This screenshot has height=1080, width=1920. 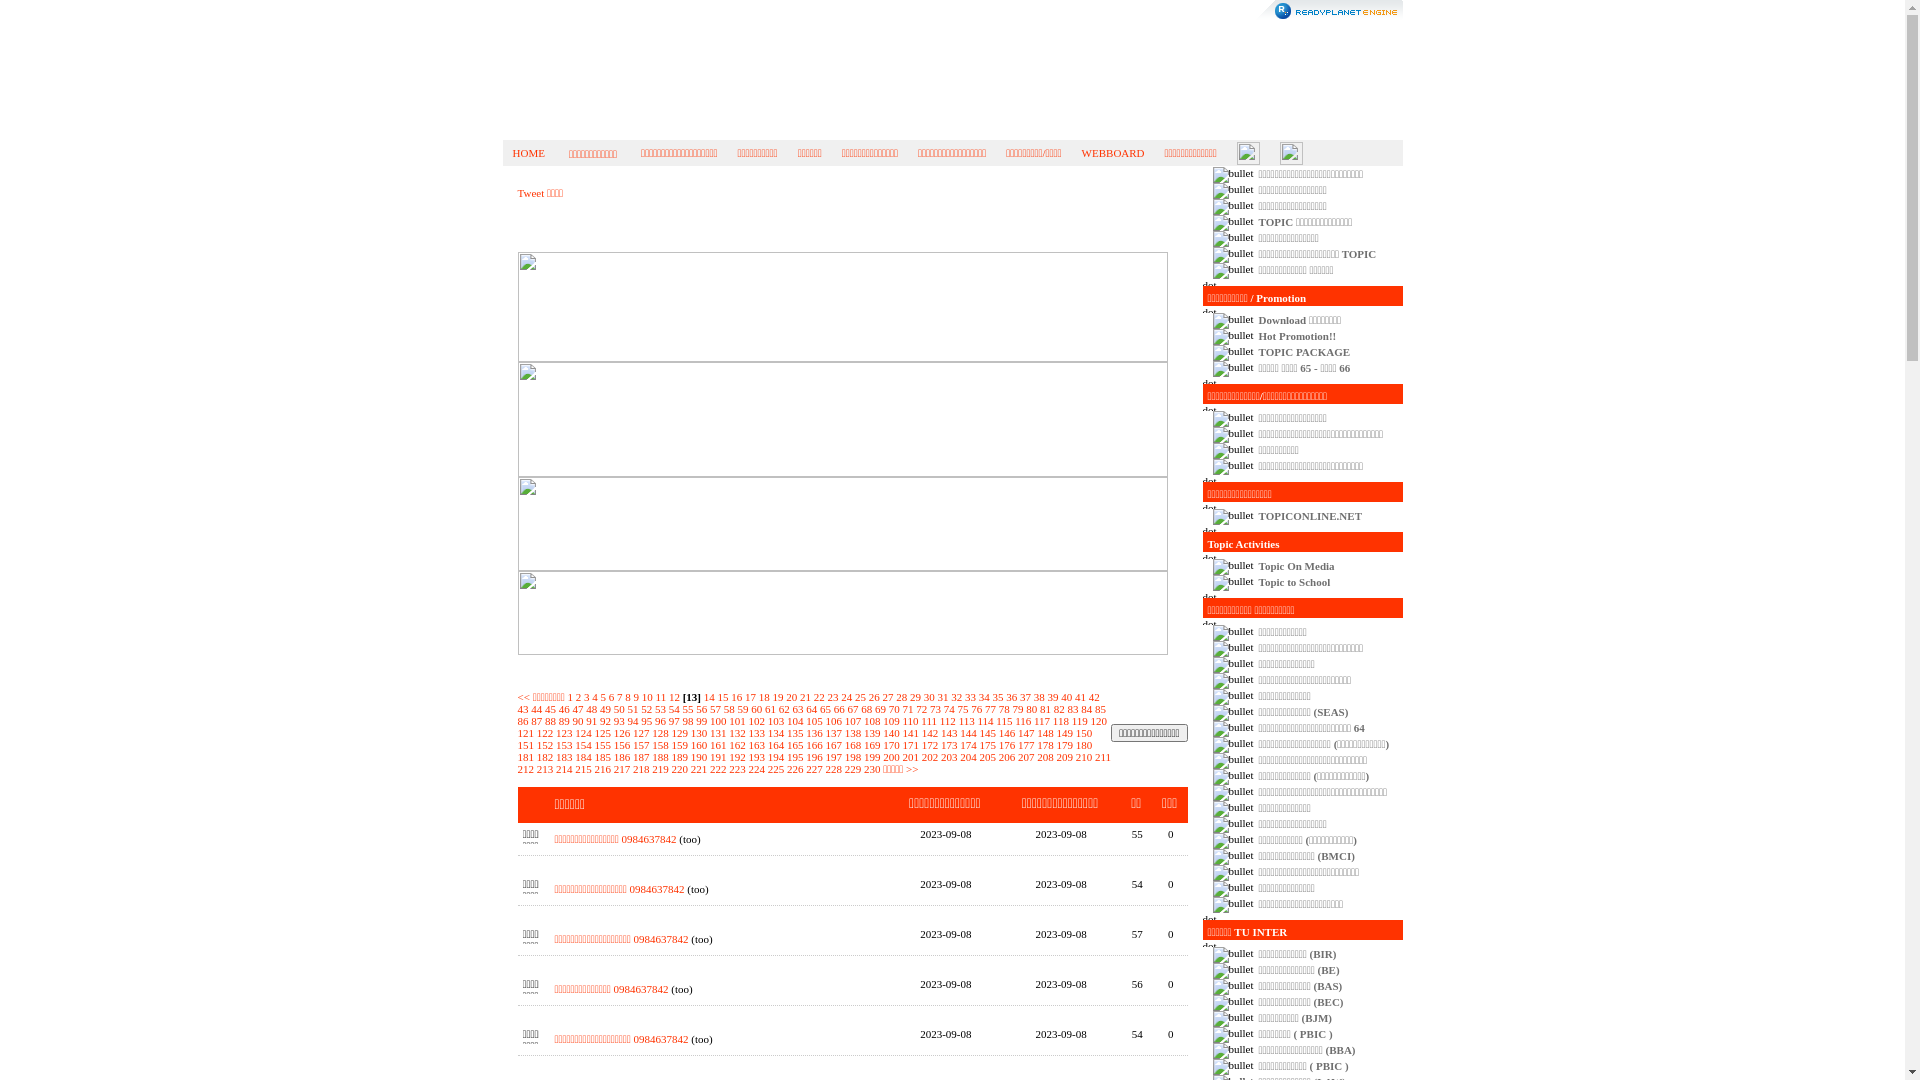 I want to click on '190', so click(x=699, y=756).